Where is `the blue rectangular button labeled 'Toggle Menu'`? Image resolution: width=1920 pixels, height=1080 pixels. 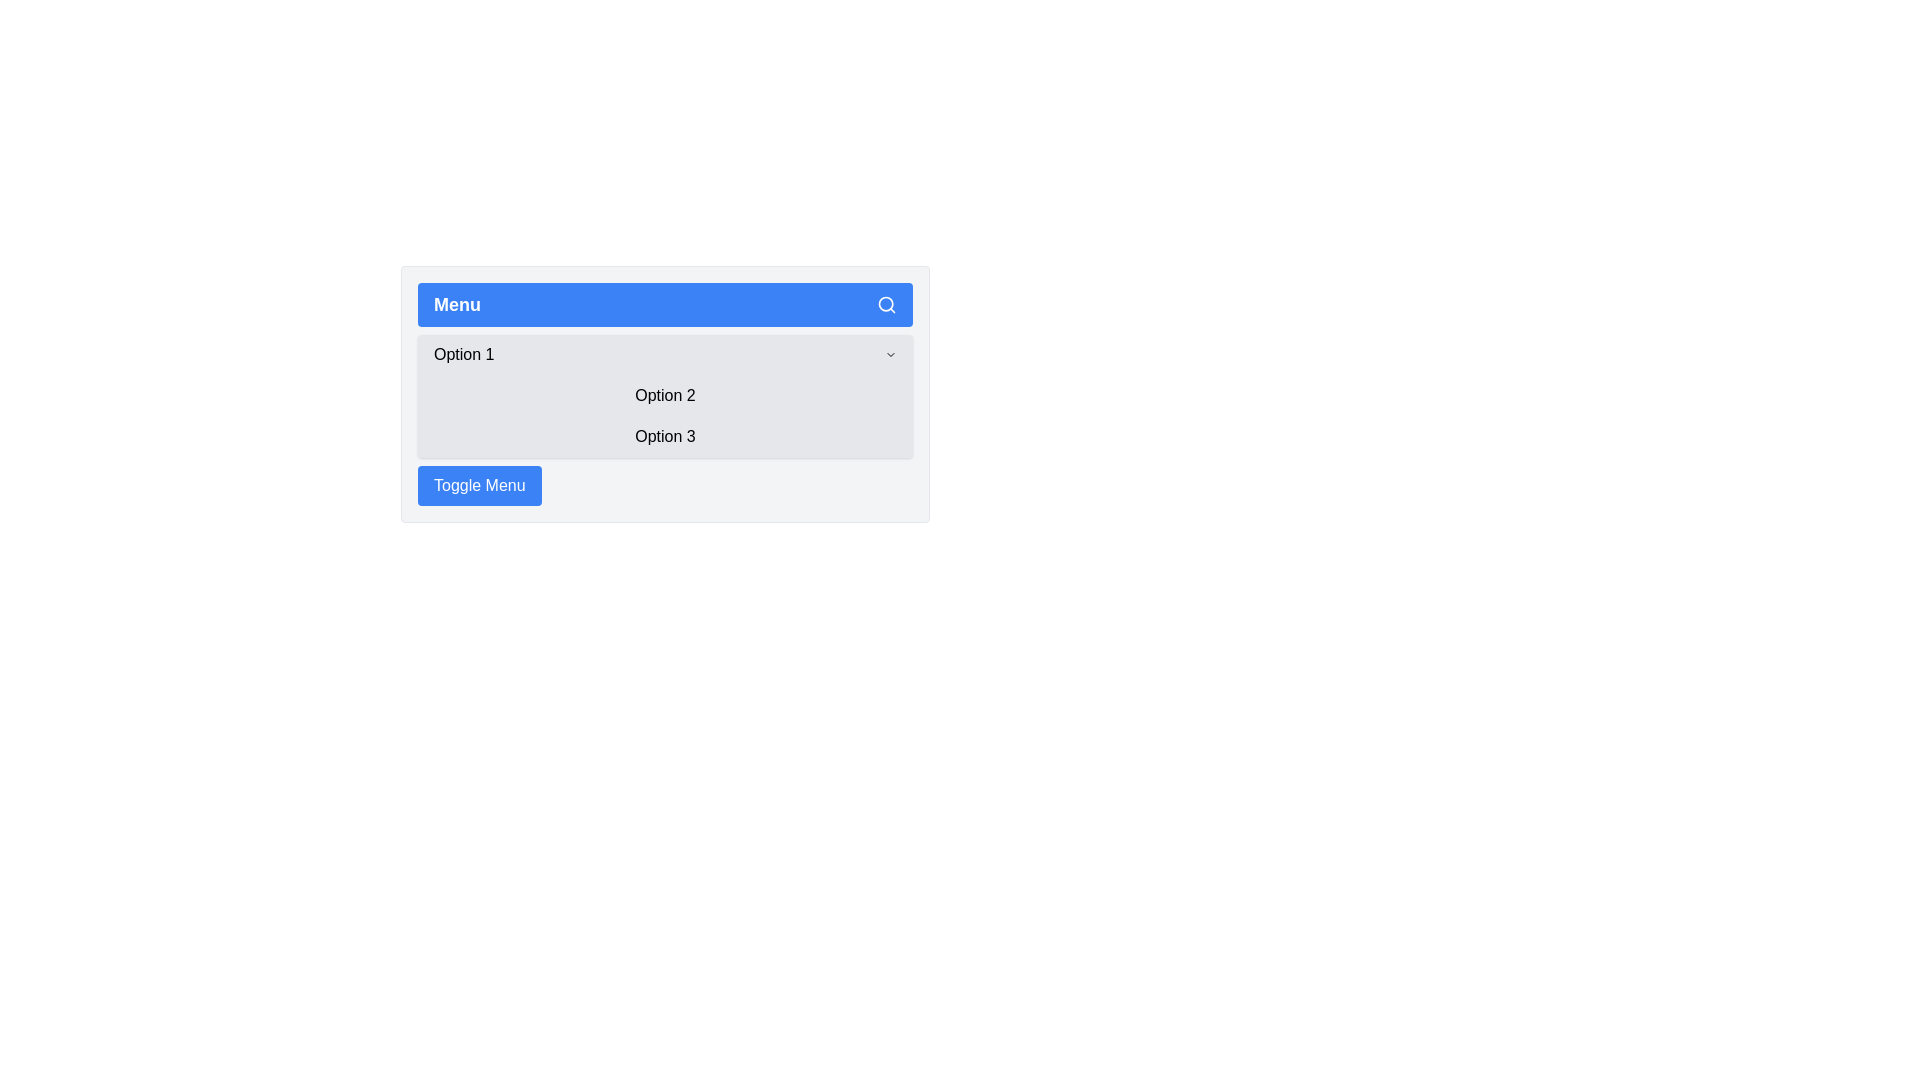 the blue rectangular button labeled 'Toggle Menu' is located at coordinates (478, 486).